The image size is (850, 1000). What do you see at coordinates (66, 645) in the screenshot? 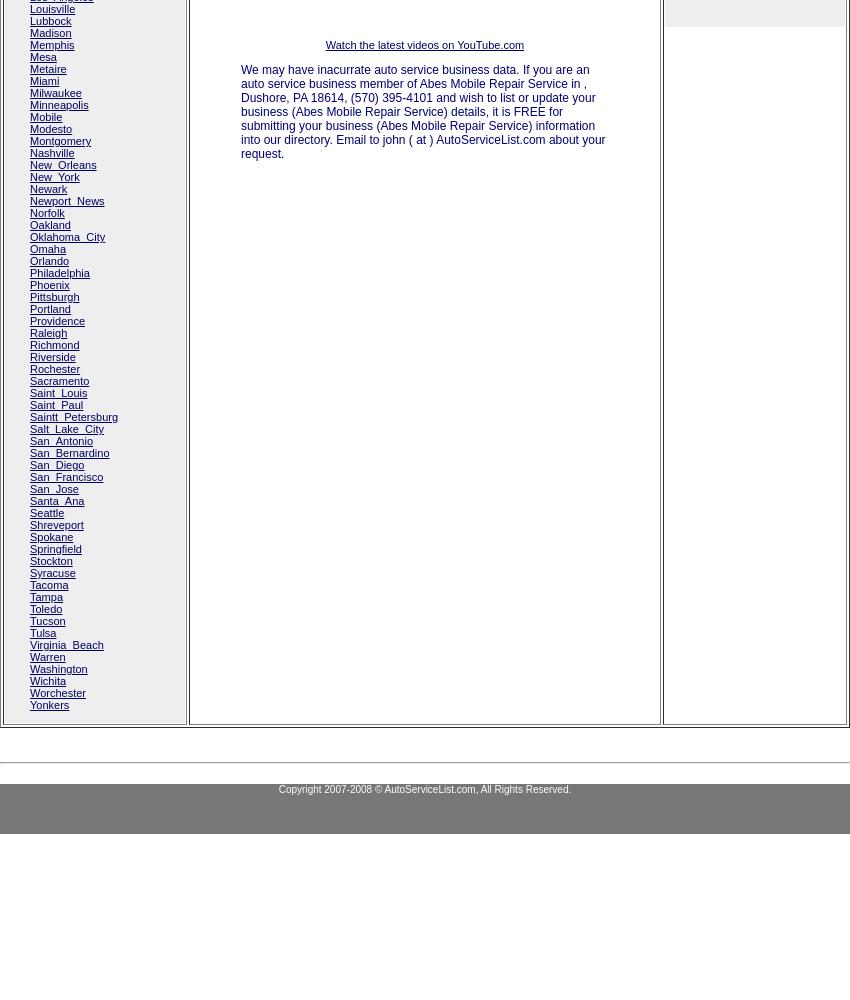
I see `'Virginia_Beach'` at bounding box center [66, 645].